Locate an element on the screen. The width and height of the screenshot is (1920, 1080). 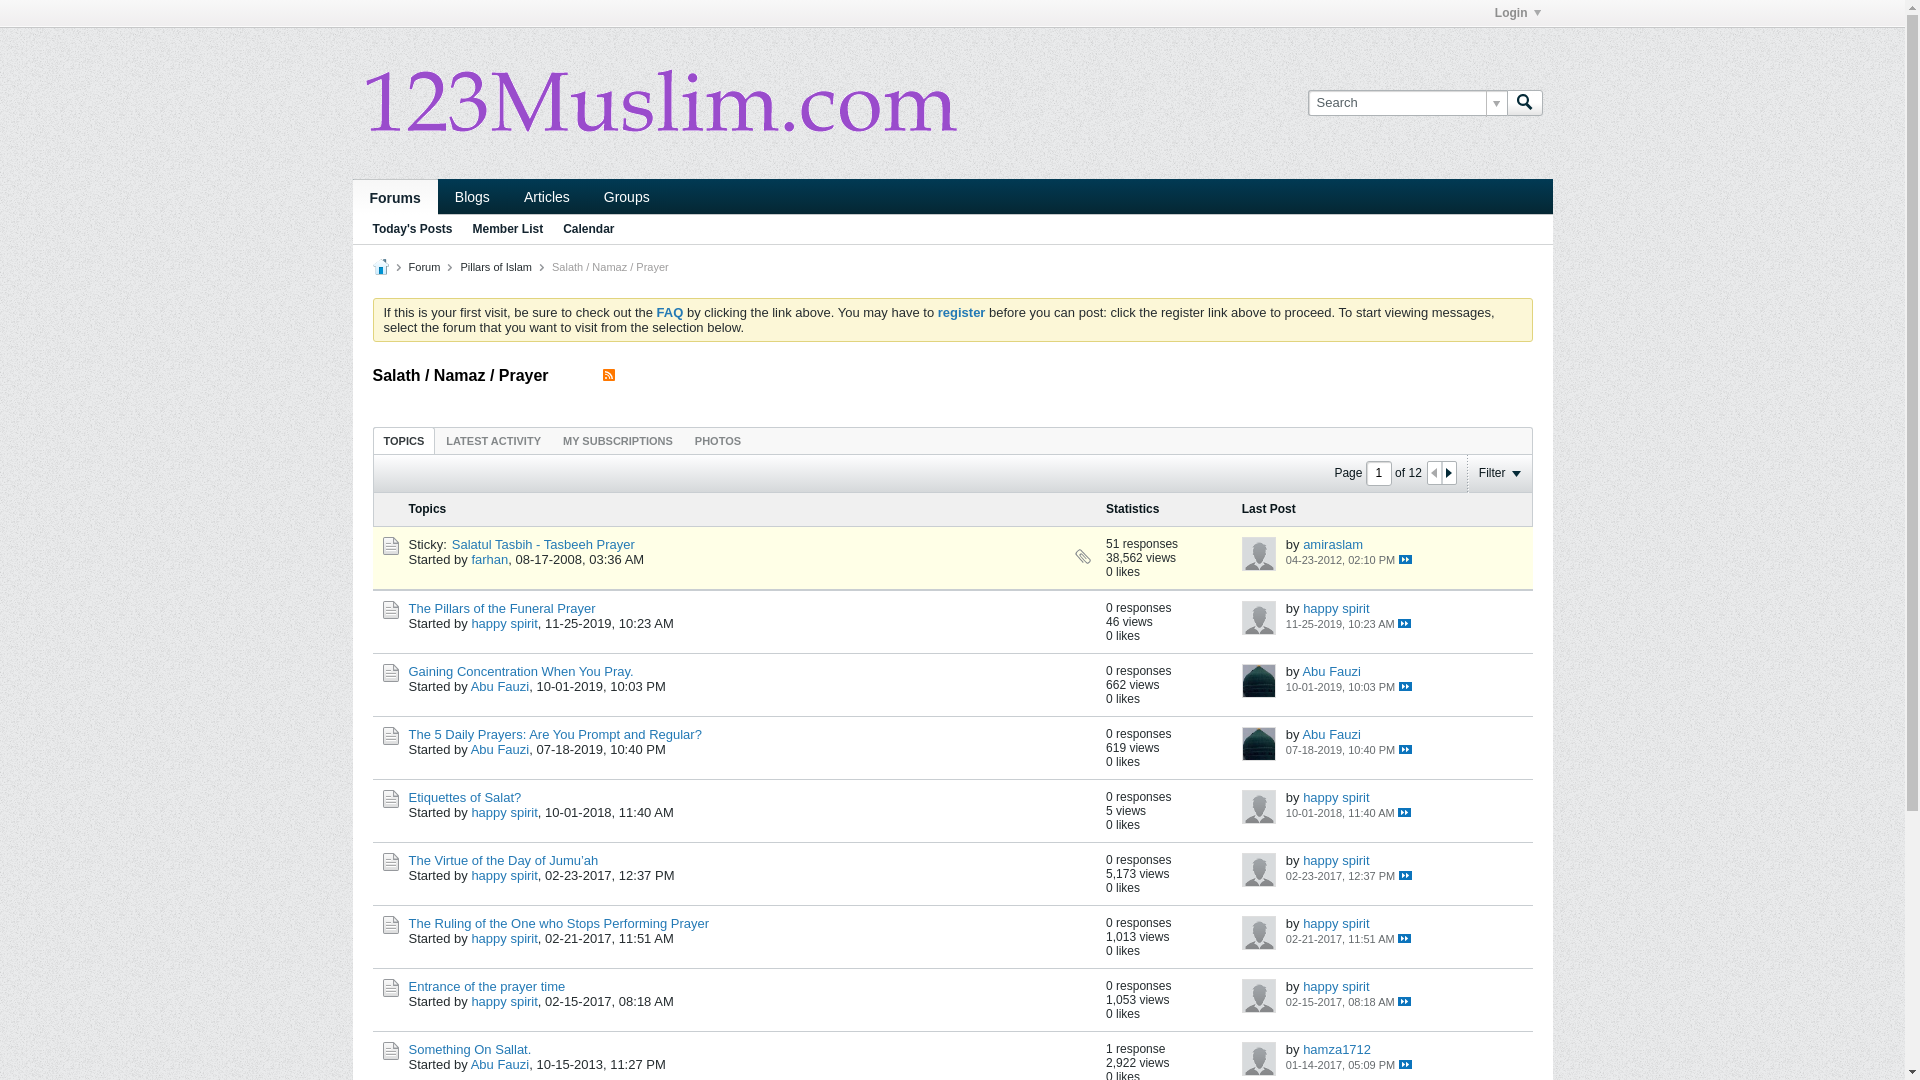
'Next Page' is located at coordinates (1449, 473).